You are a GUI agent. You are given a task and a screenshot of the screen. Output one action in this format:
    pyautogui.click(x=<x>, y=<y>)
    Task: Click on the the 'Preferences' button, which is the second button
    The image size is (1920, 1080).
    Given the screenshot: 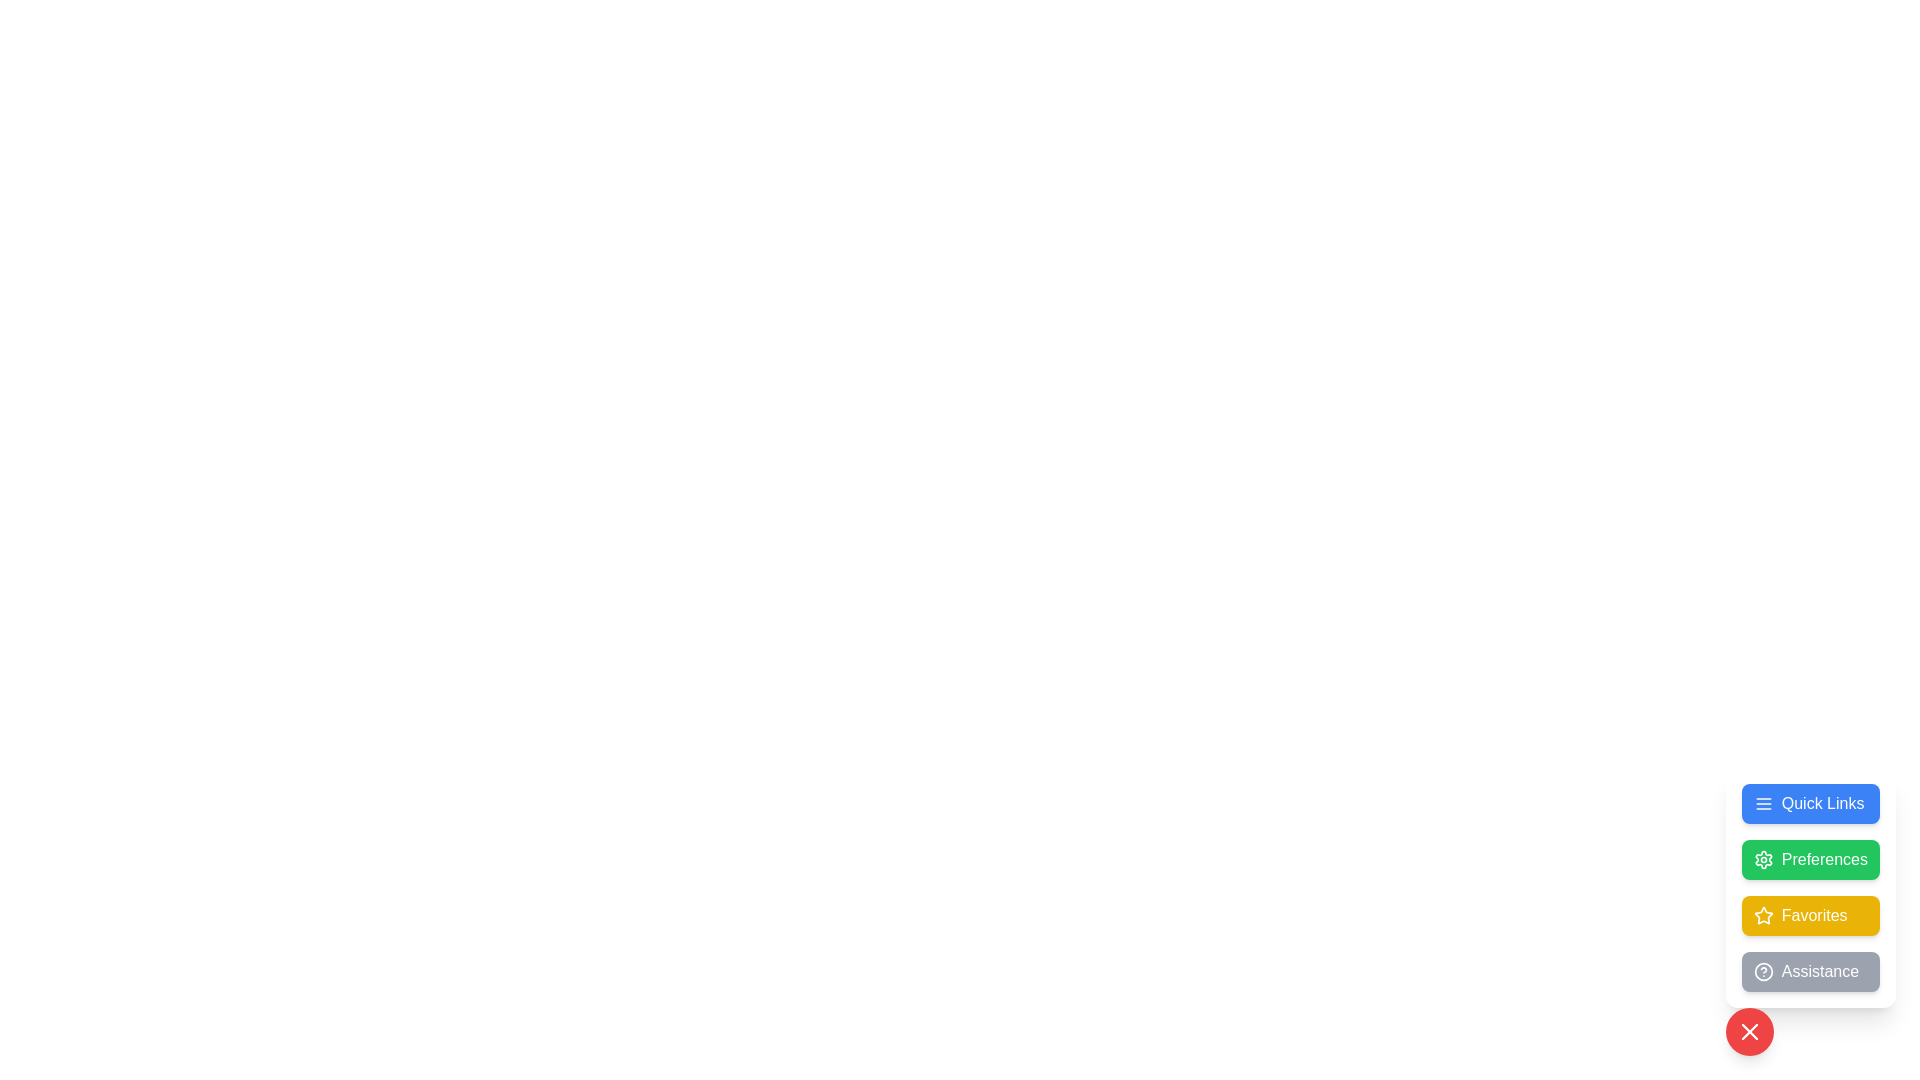 What is the action you would take?
    pyautogui.click(x=1810, y=859)
    